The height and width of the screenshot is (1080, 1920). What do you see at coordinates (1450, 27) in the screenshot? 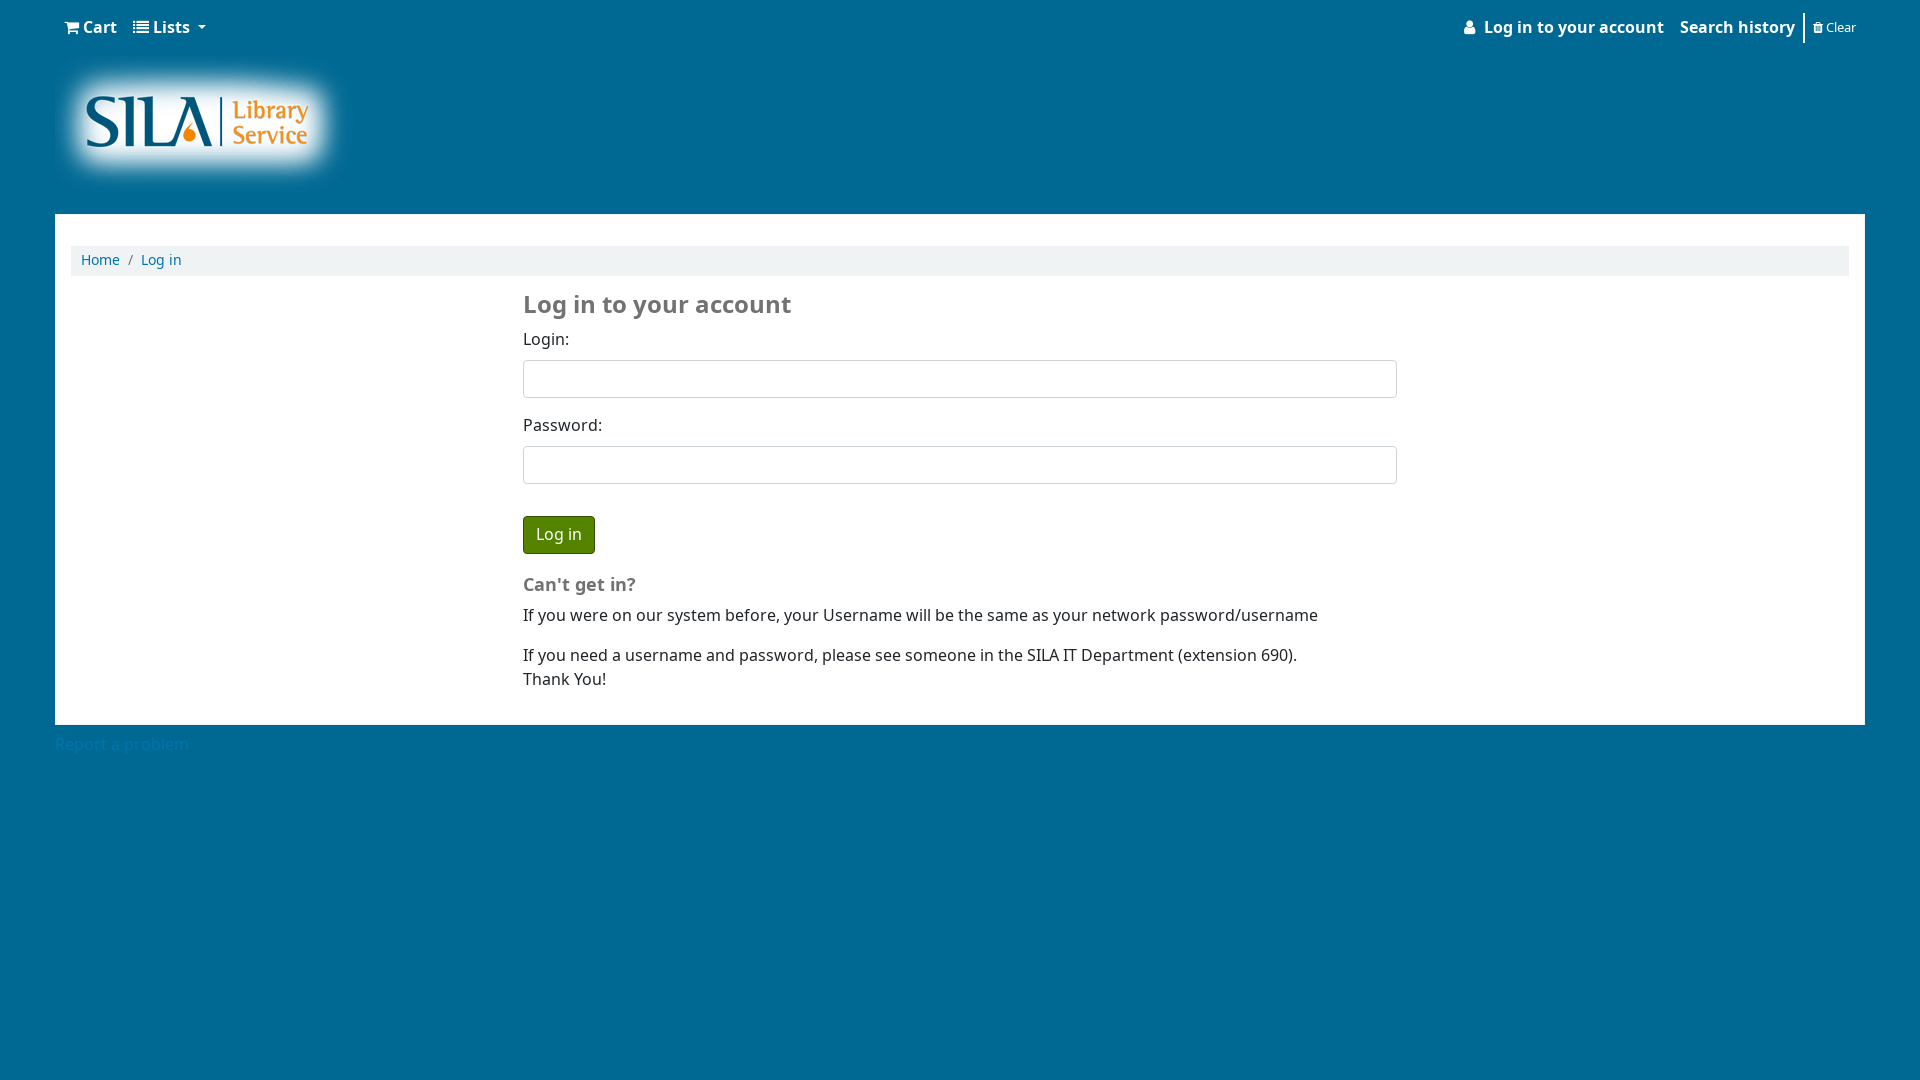
I see `'Log in to your account'` at bounding box center [1450, 27].